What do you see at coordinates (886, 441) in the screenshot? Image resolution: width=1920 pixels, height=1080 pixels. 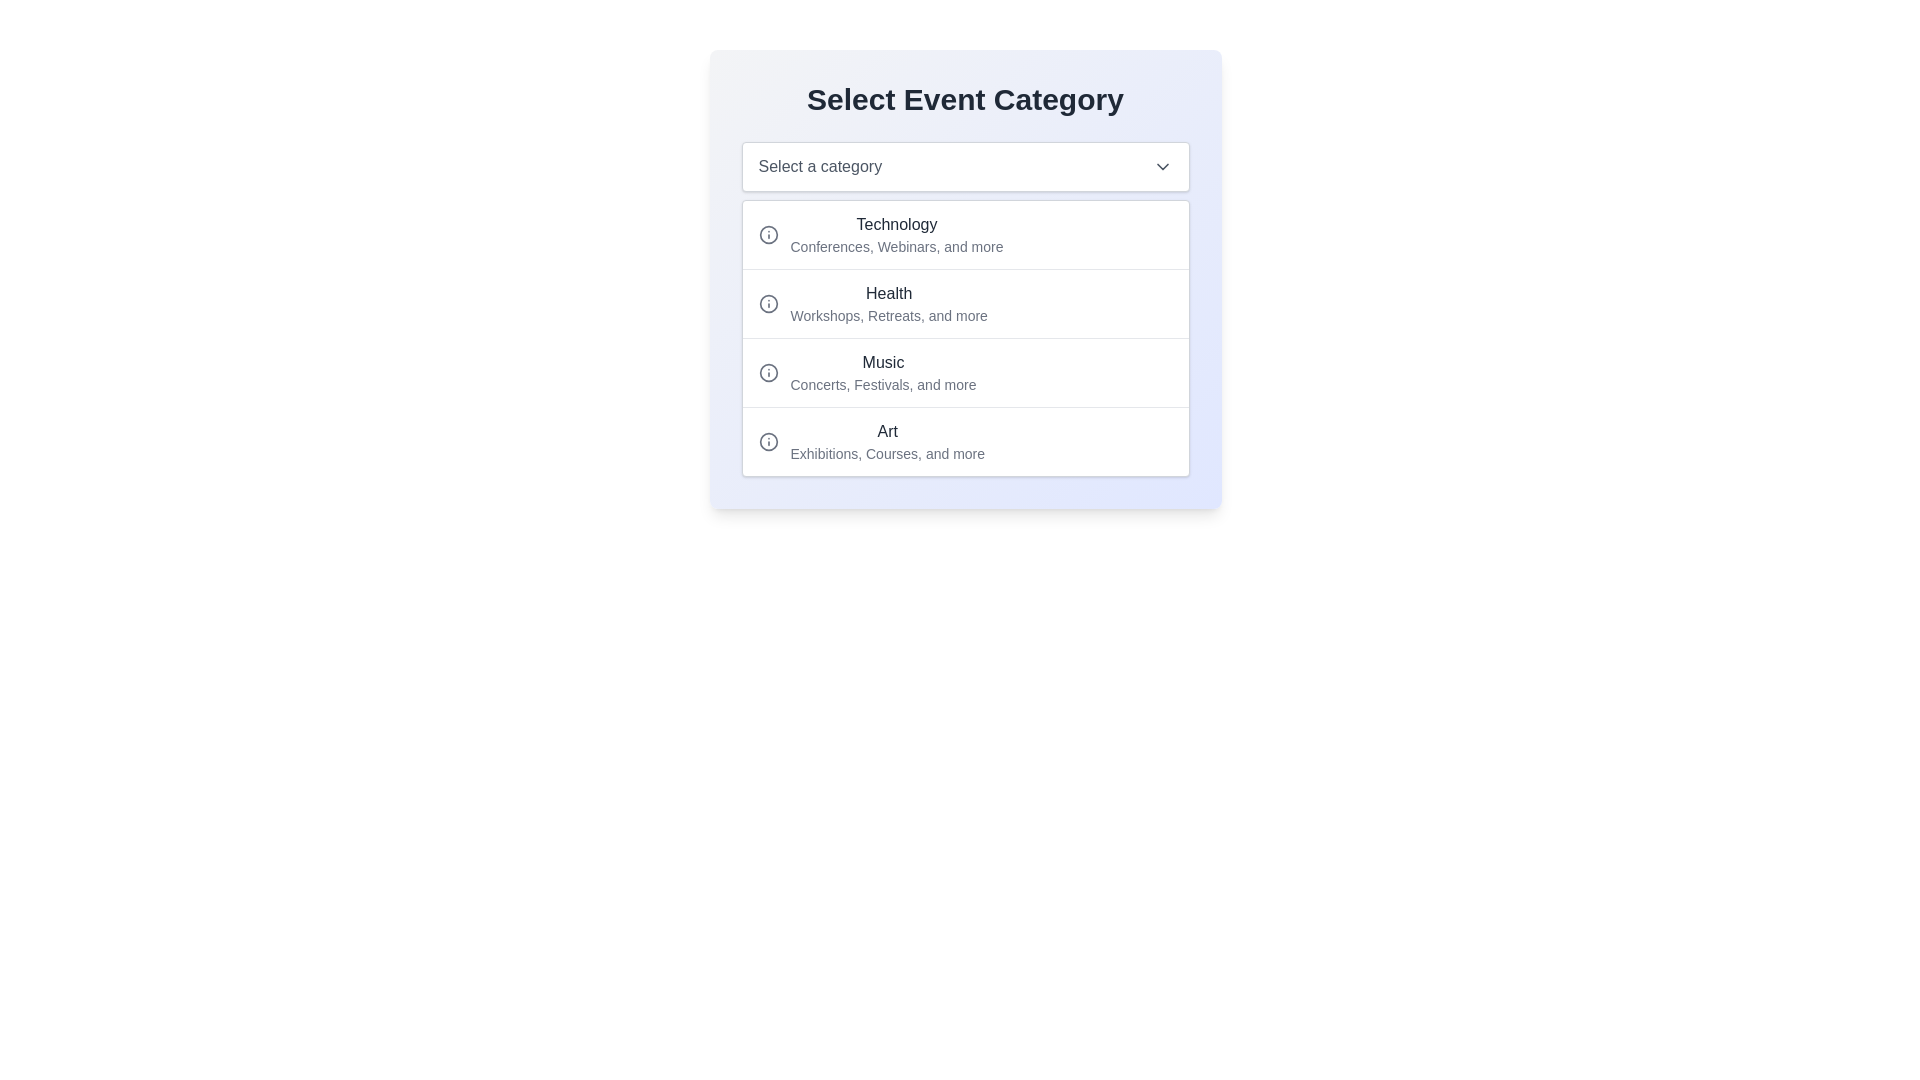 I see `the 'Art' category option in the 'Select Event Category' vertical list` at bounding box center [886, 441].